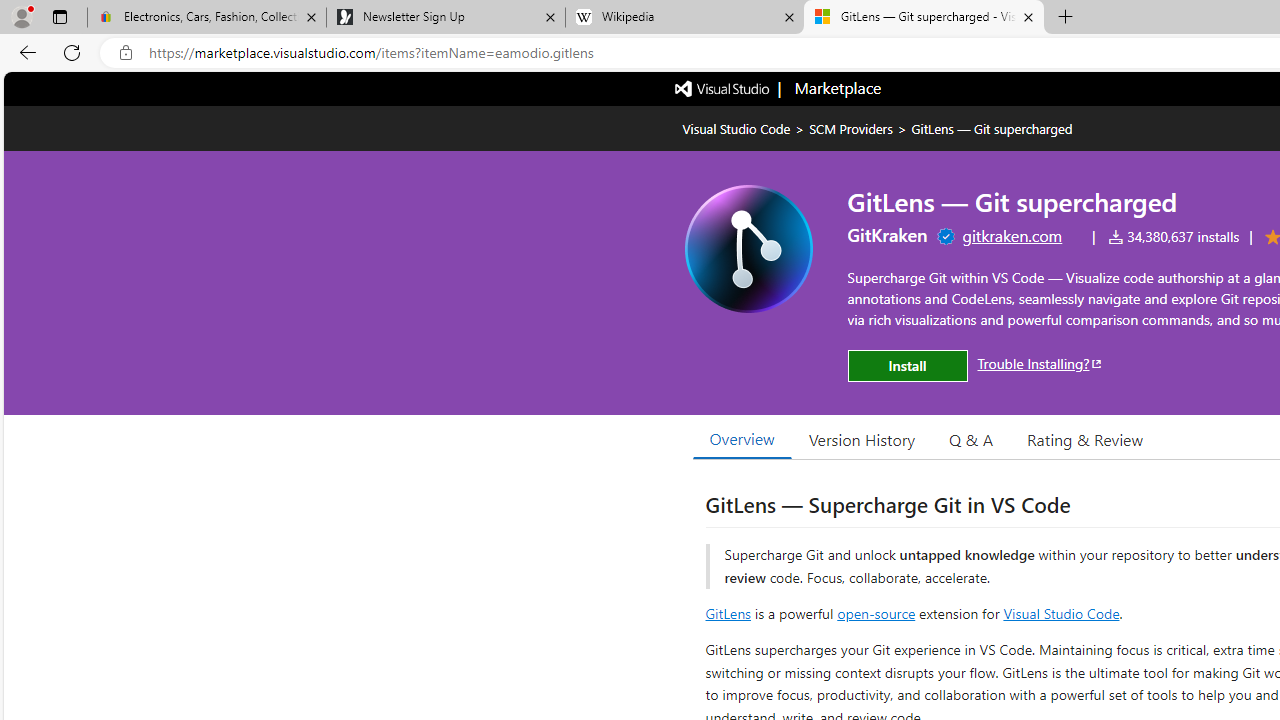 Image resolution: width=1280 pixels, height=720 pixels. Describe the element at coordinates (727, 612) in the screenshot. I see `'GitLens'` at that location.